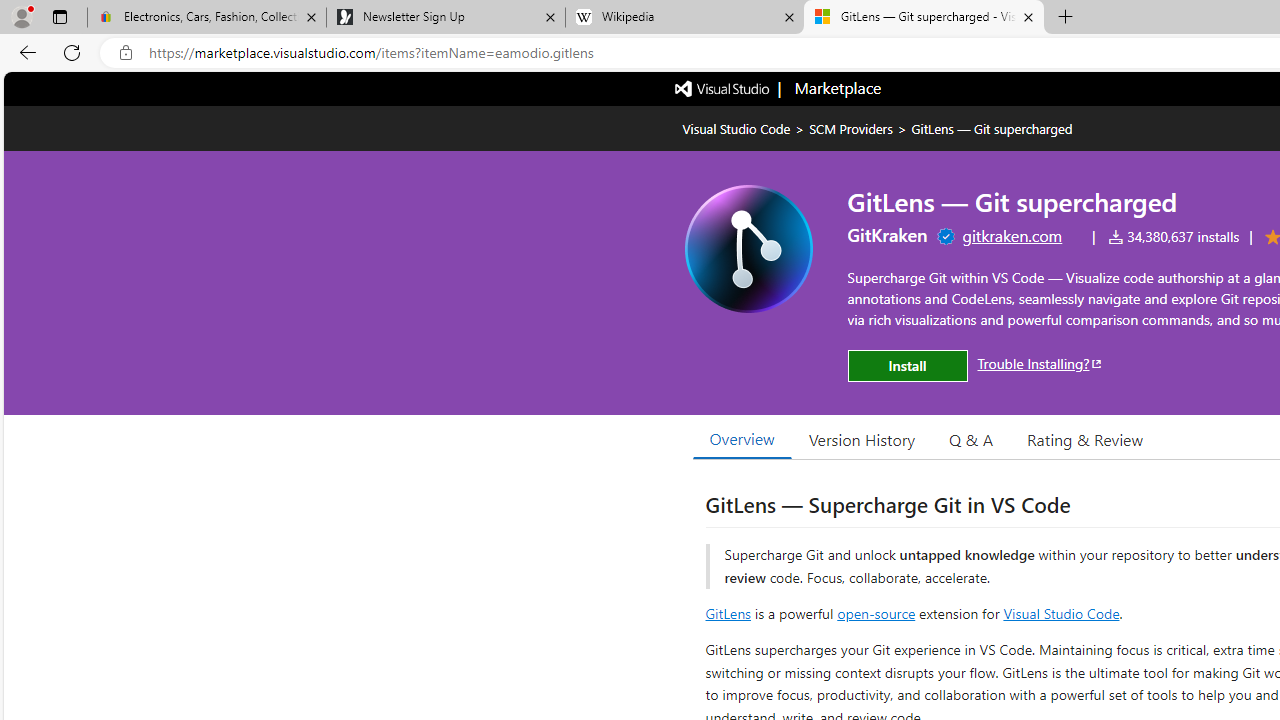 Image resolution: width=1280 pixels, height=720 pixels. Describe the element at coordinates (727, 612) in the screenshot. I see `'GitLens'` at that location.